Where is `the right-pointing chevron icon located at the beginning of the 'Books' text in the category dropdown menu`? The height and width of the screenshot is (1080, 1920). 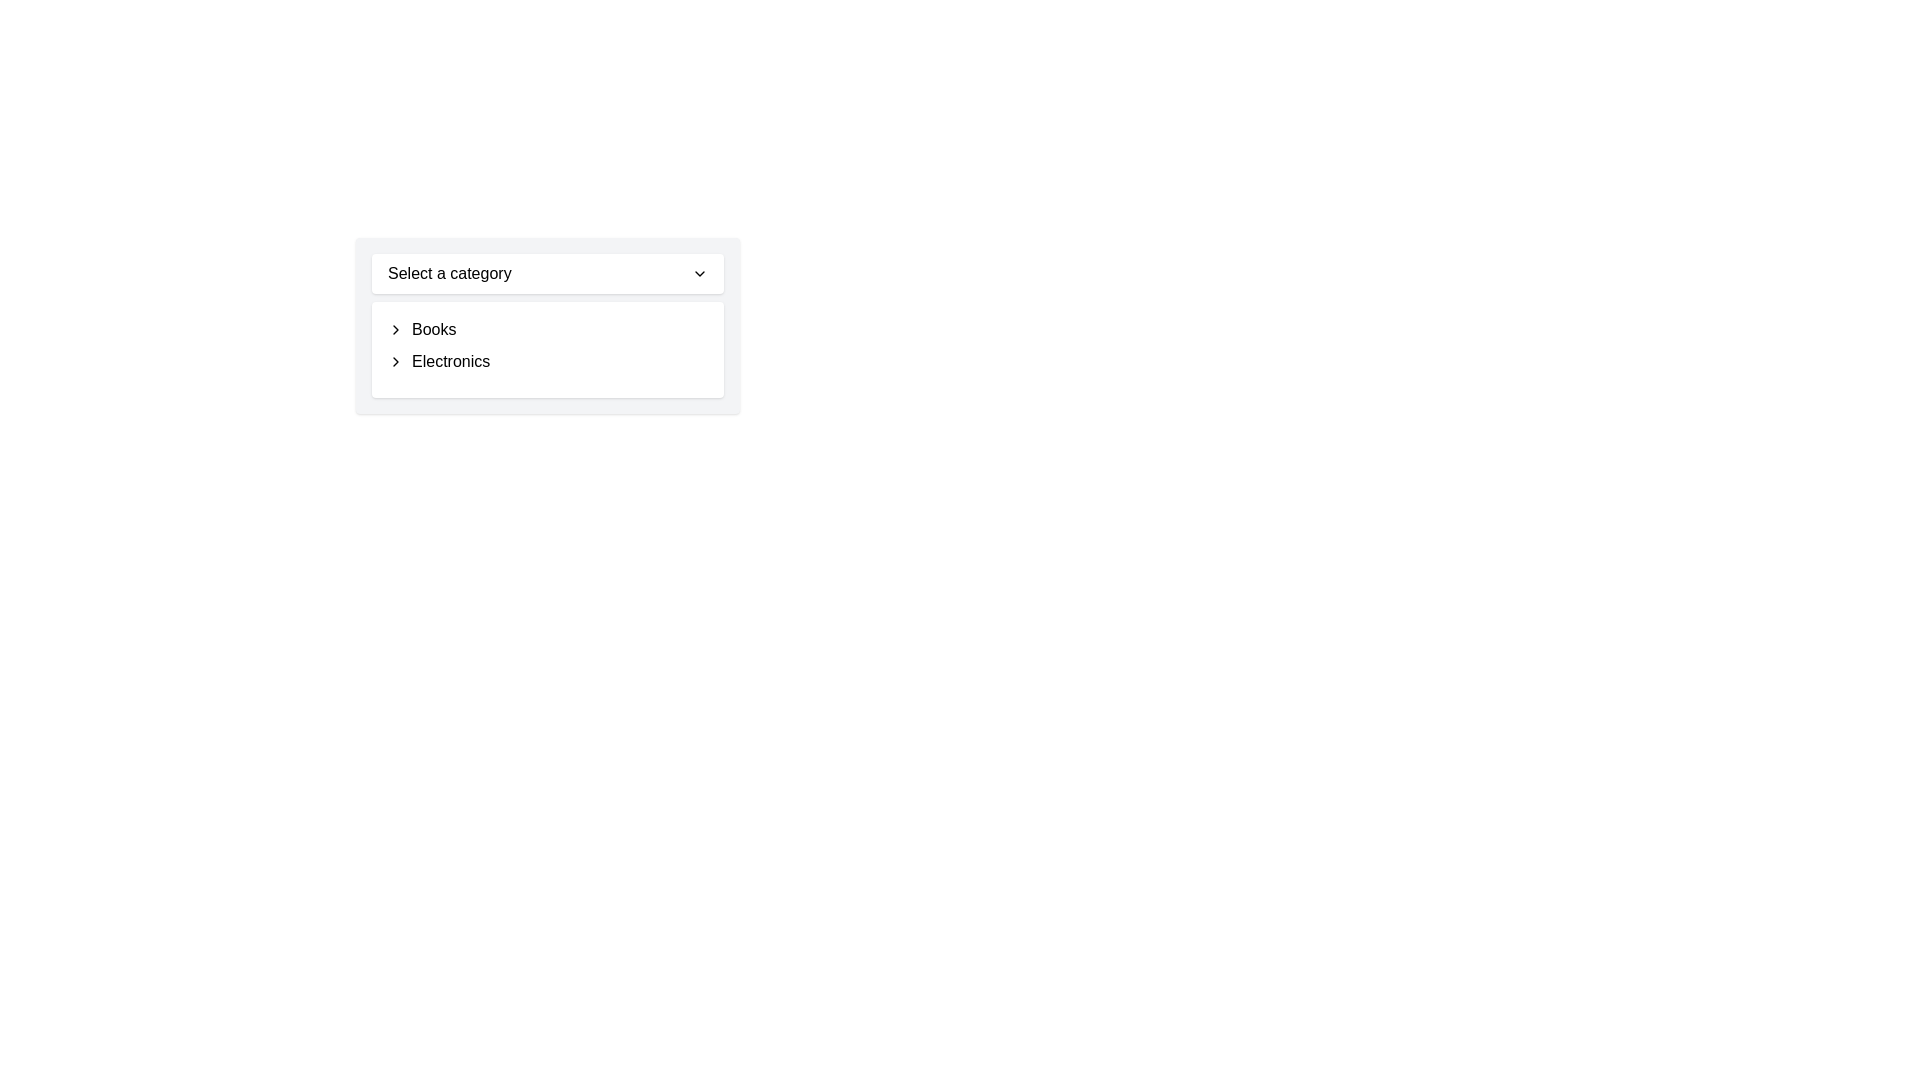 the right-pointing chevron icon located at the beginning of the 'Books' text in the category dropdown menu is located at coordinates (395, 329).